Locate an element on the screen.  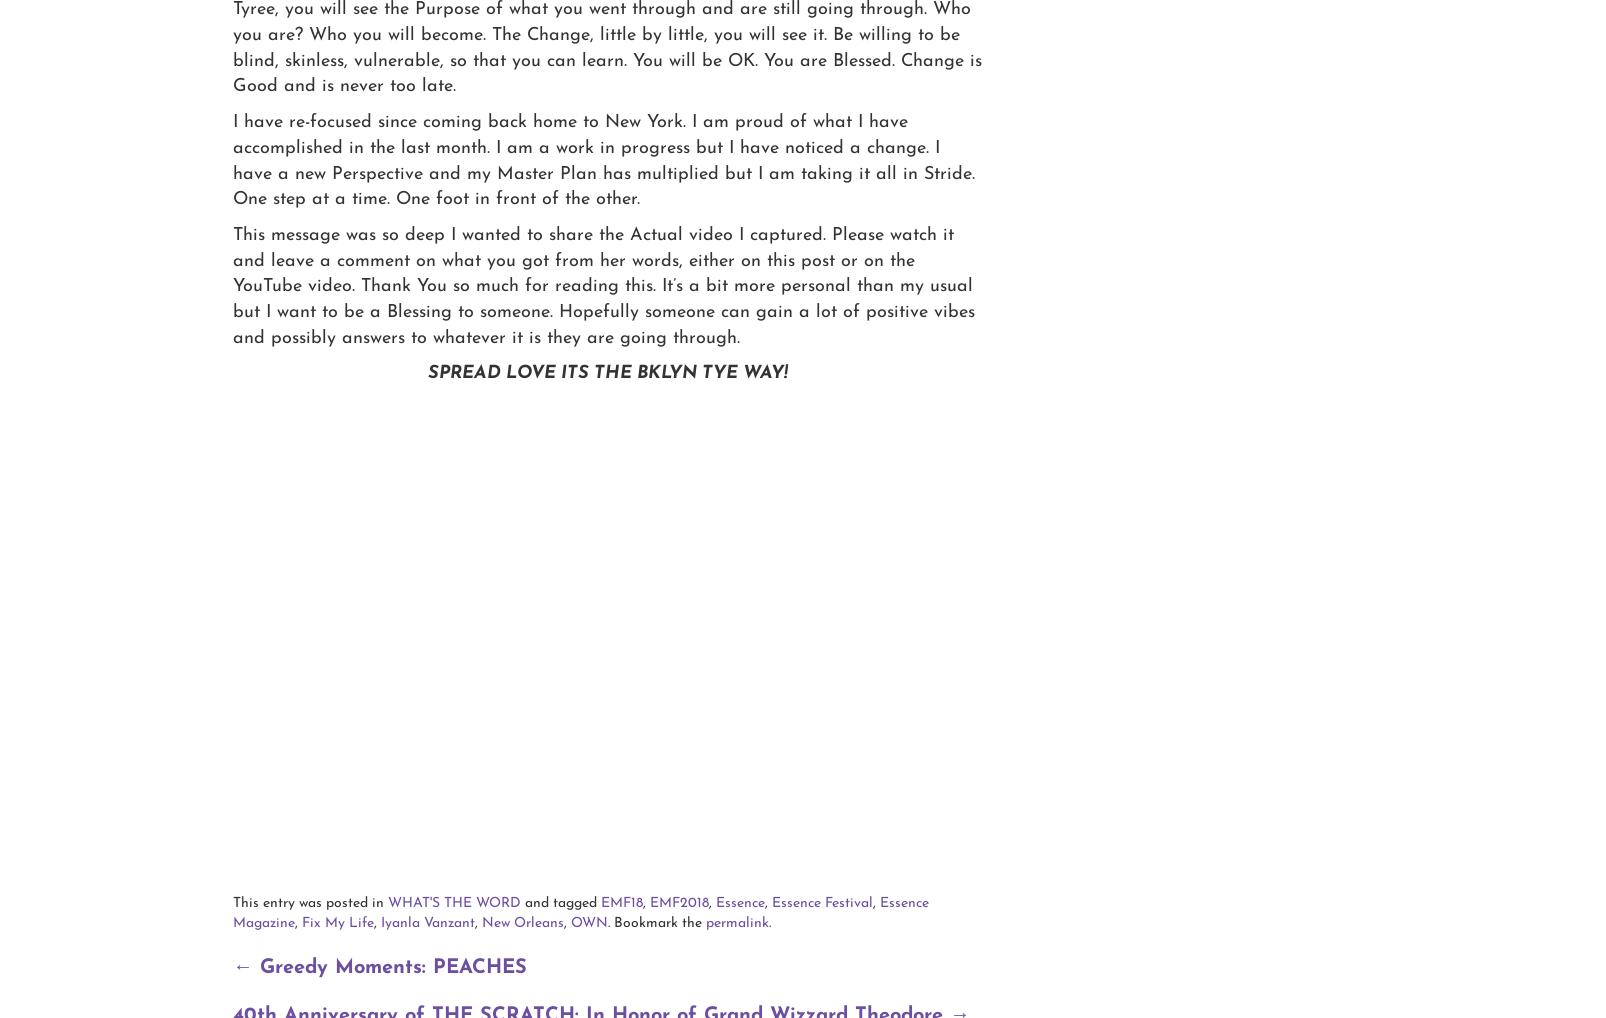
'Essence' is located at coordinates (740, 902).